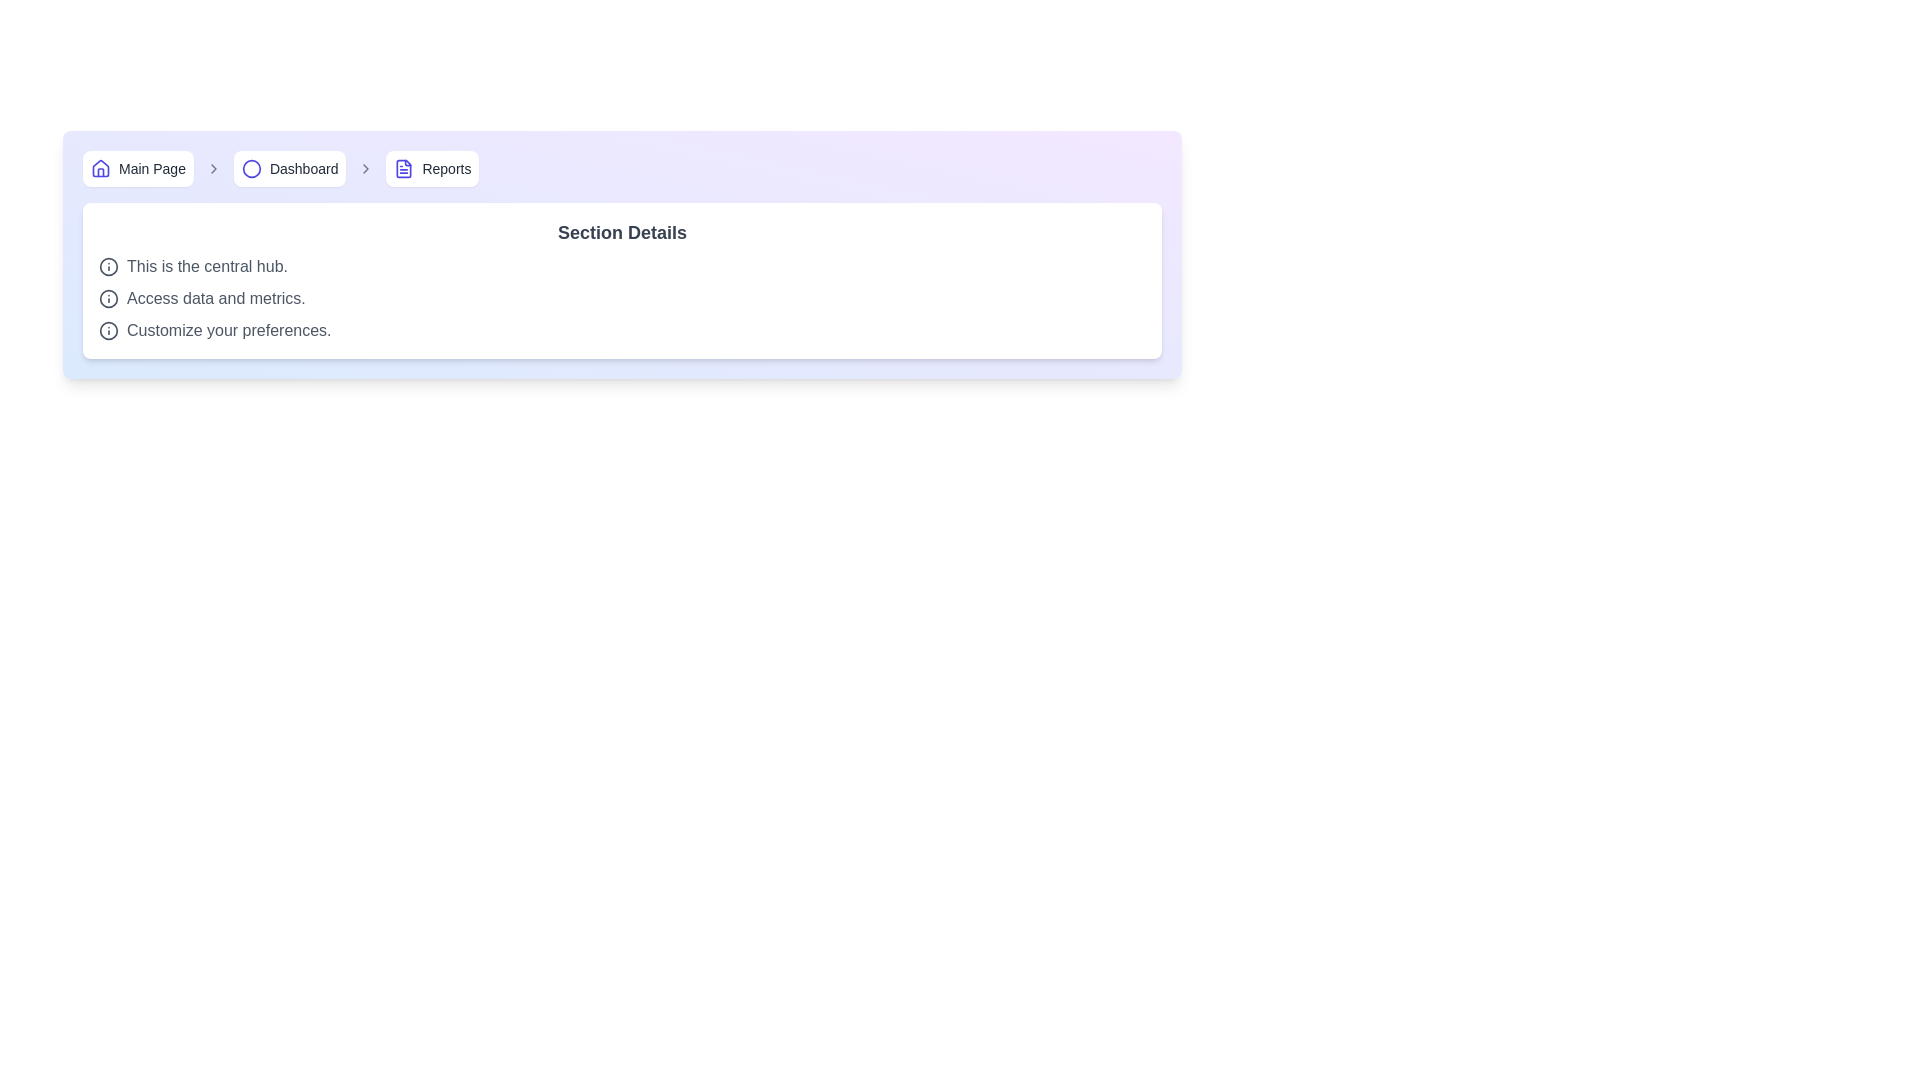  What do you see at coordinates (303, 168) in the screenshot?
I see `the 'Dashboard' textual label in the breadcrumb navigation toolbar, which is styled in a medium-sized sans-serif font and is positioned between 'Main Page' and 'Reports'` at bounding box center [303, 168].